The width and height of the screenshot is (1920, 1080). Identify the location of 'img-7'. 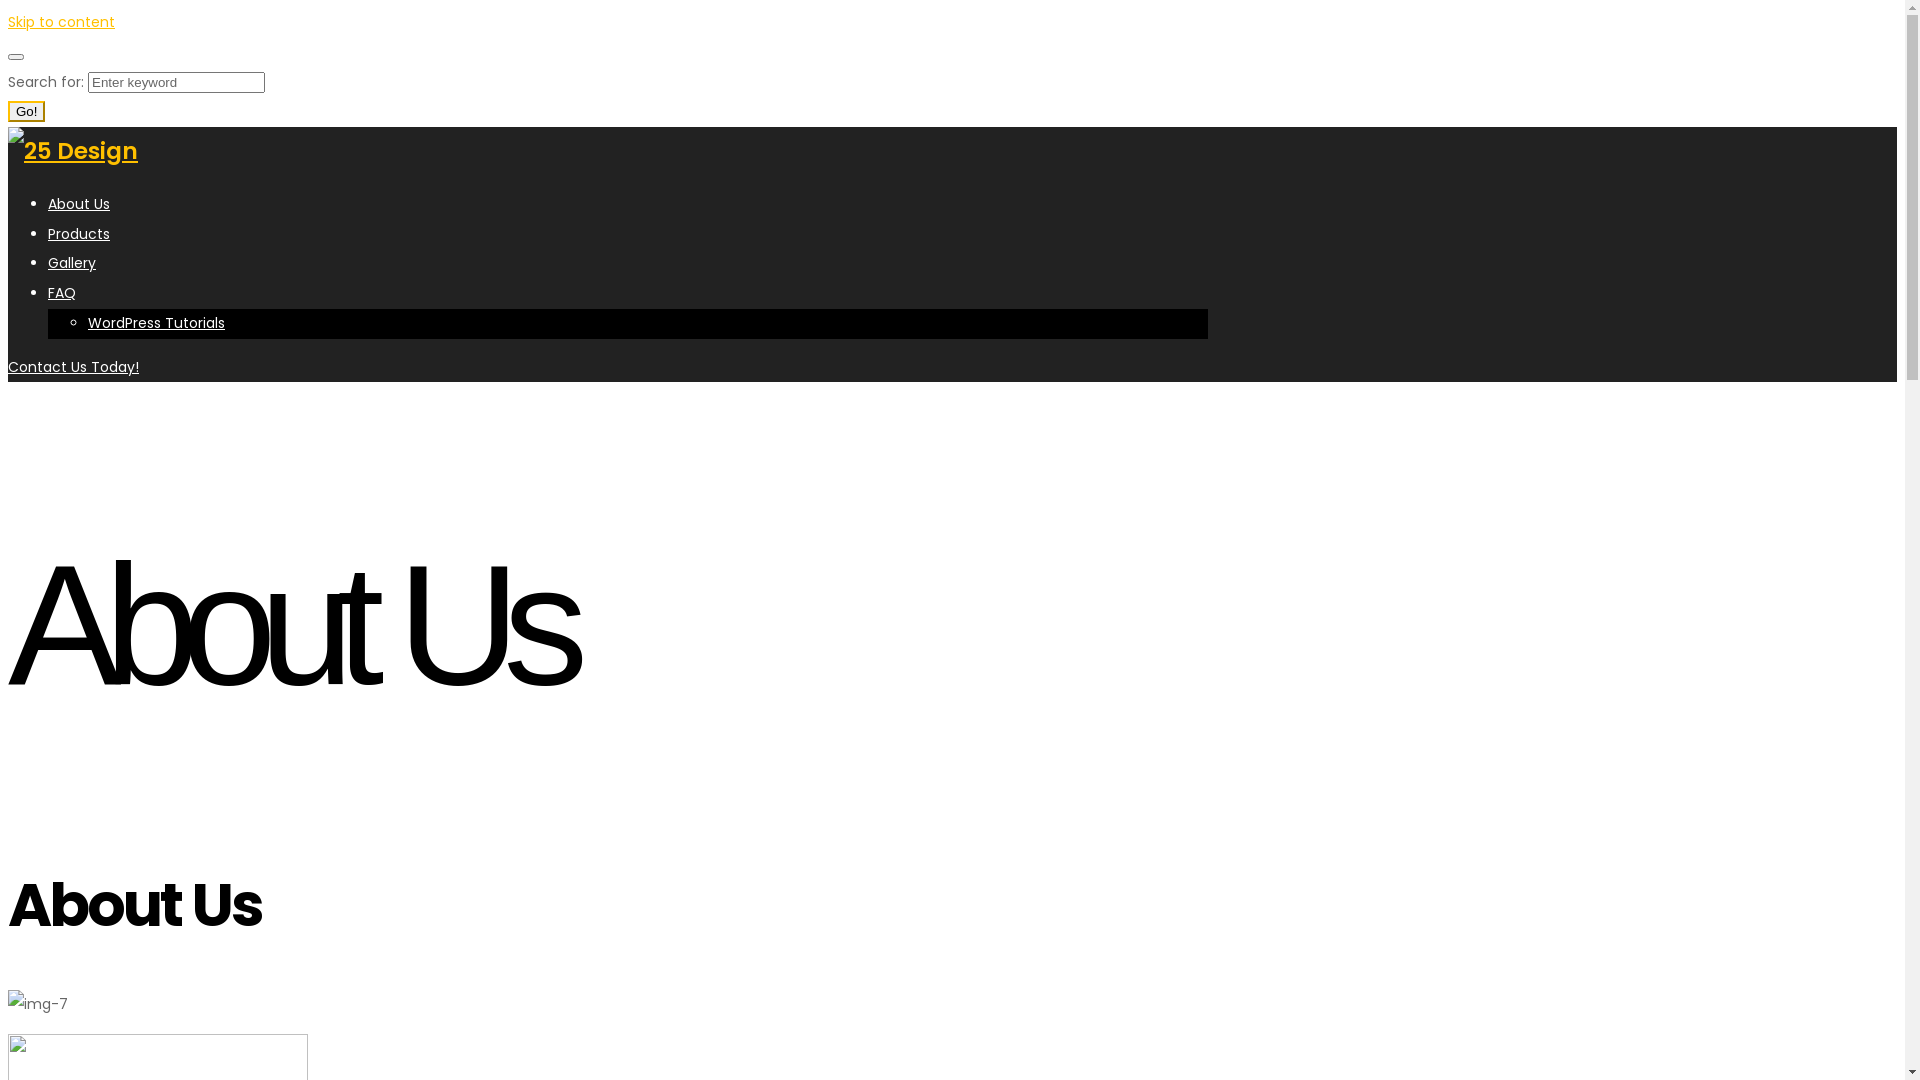
(38, 1005).